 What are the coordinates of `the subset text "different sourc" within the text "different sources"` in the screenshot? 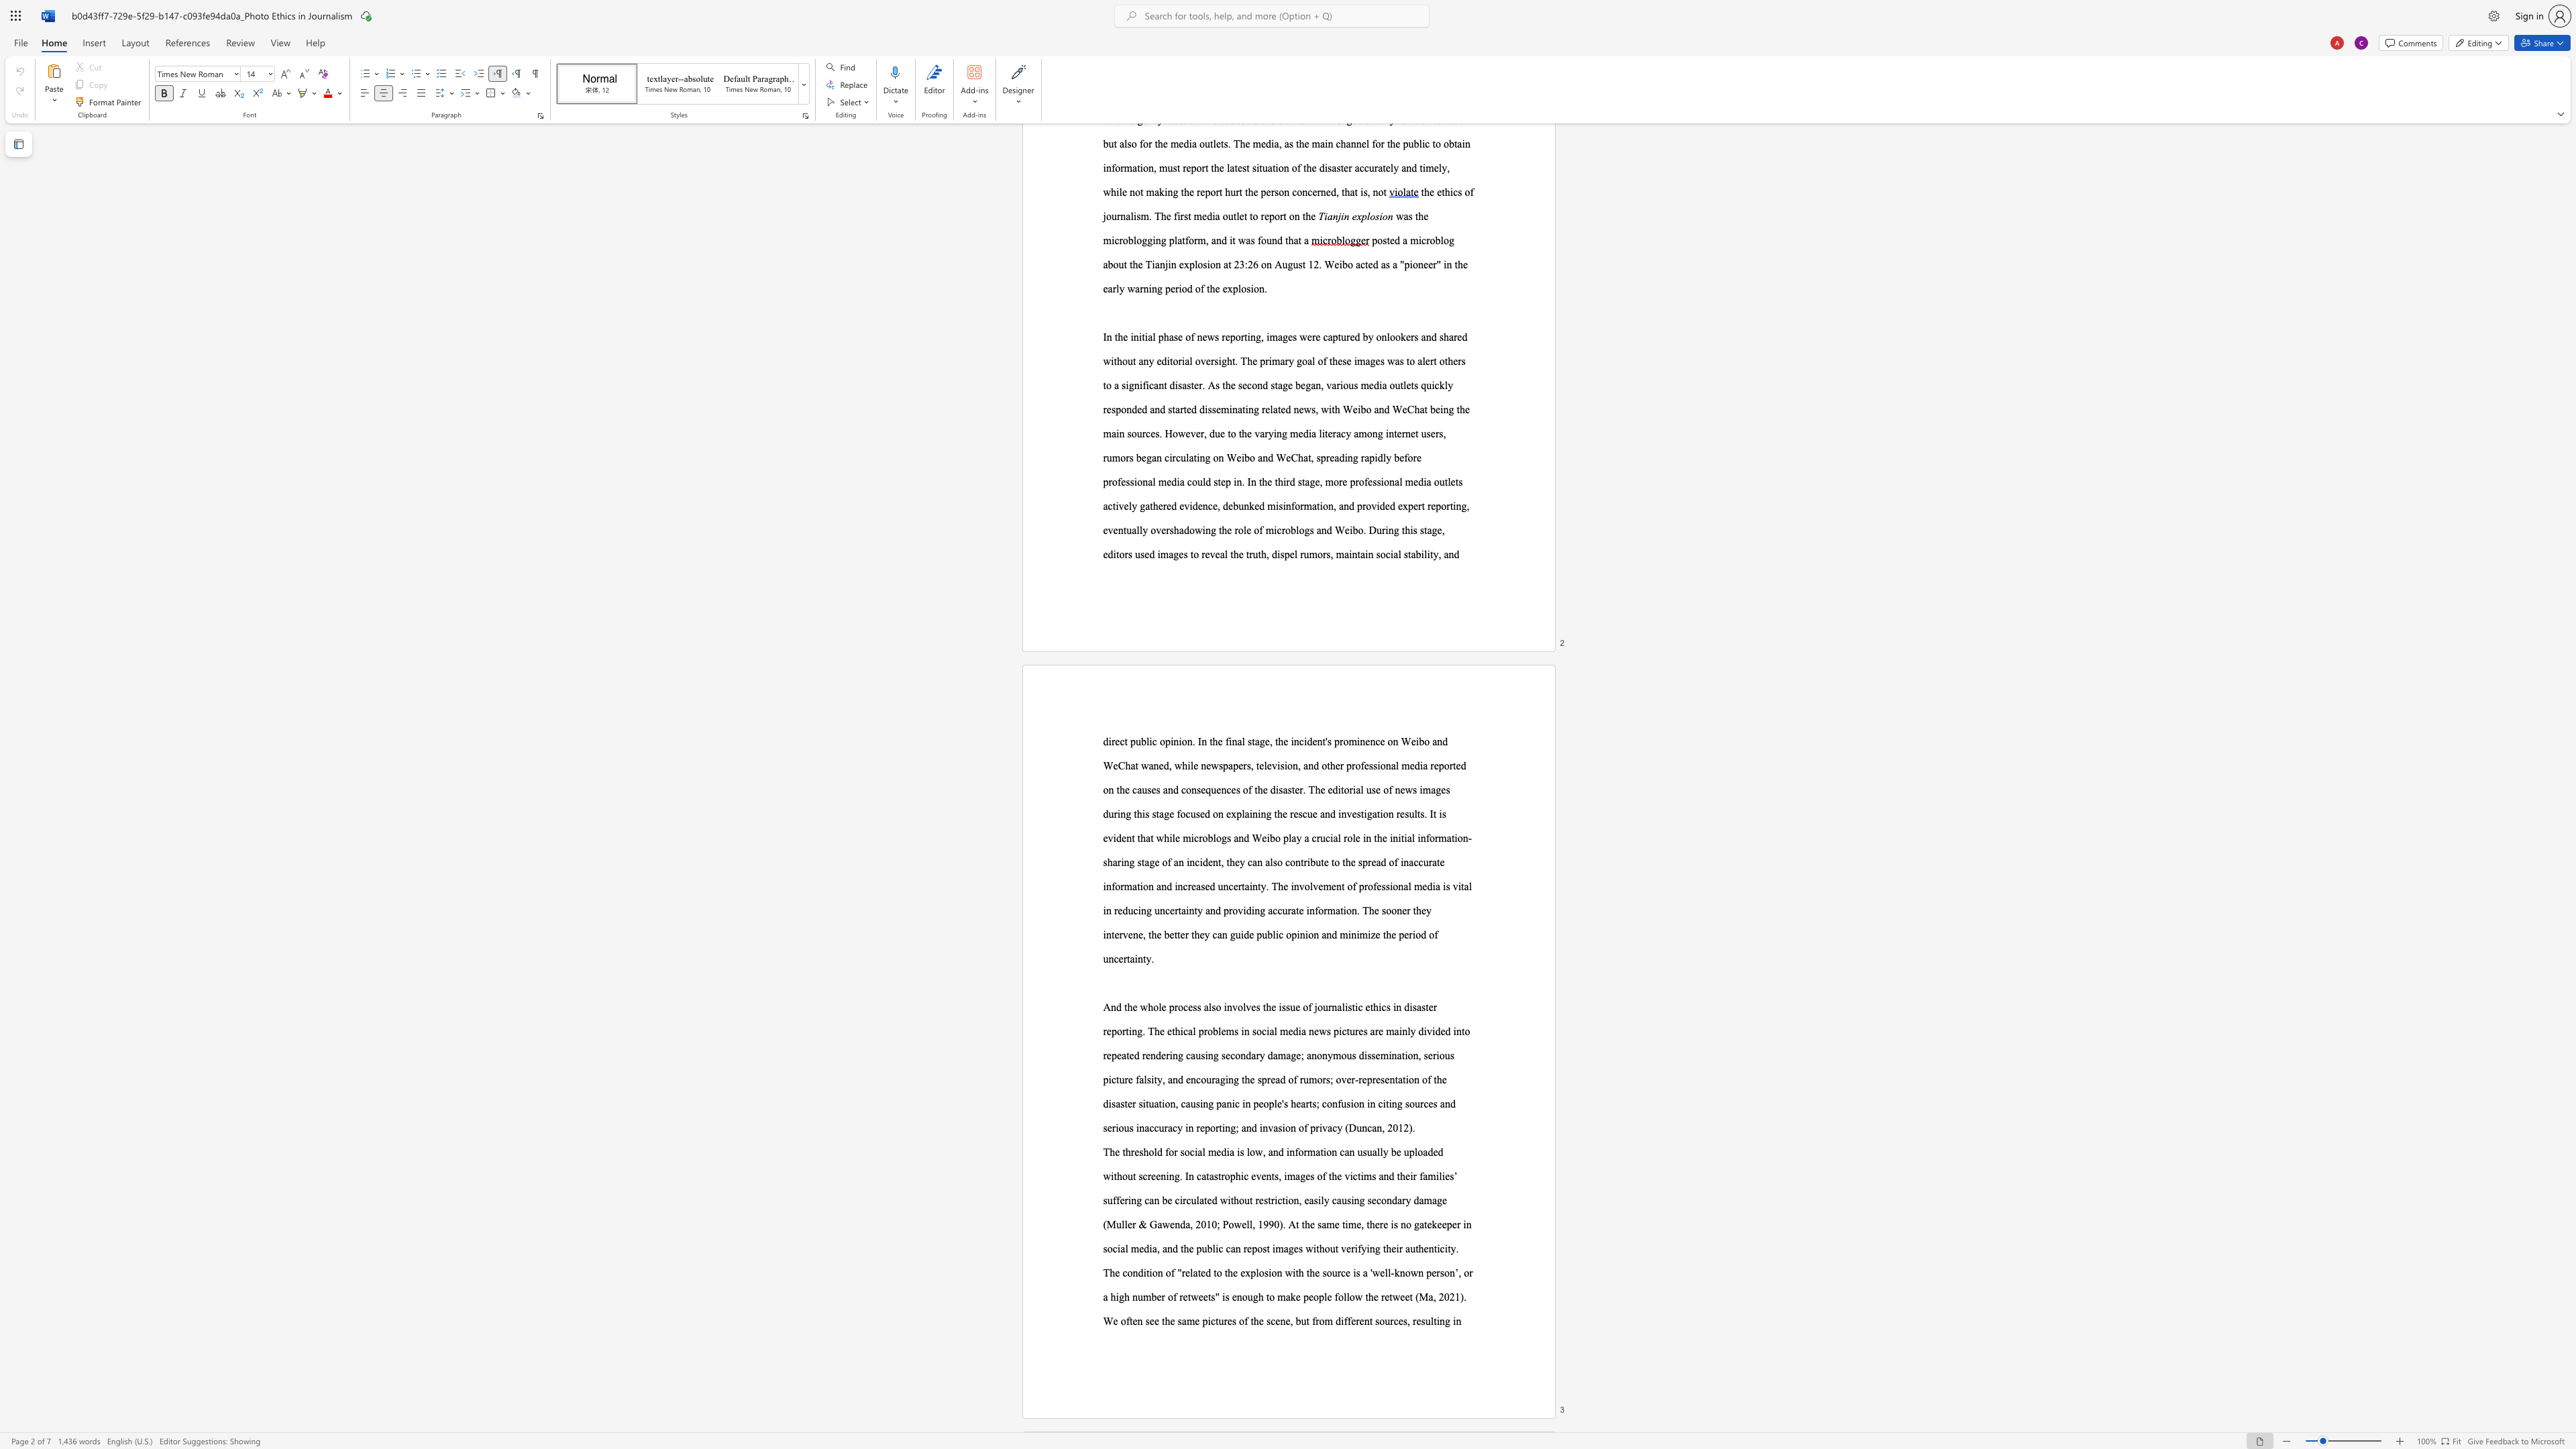 It's located at (1335, 1320).